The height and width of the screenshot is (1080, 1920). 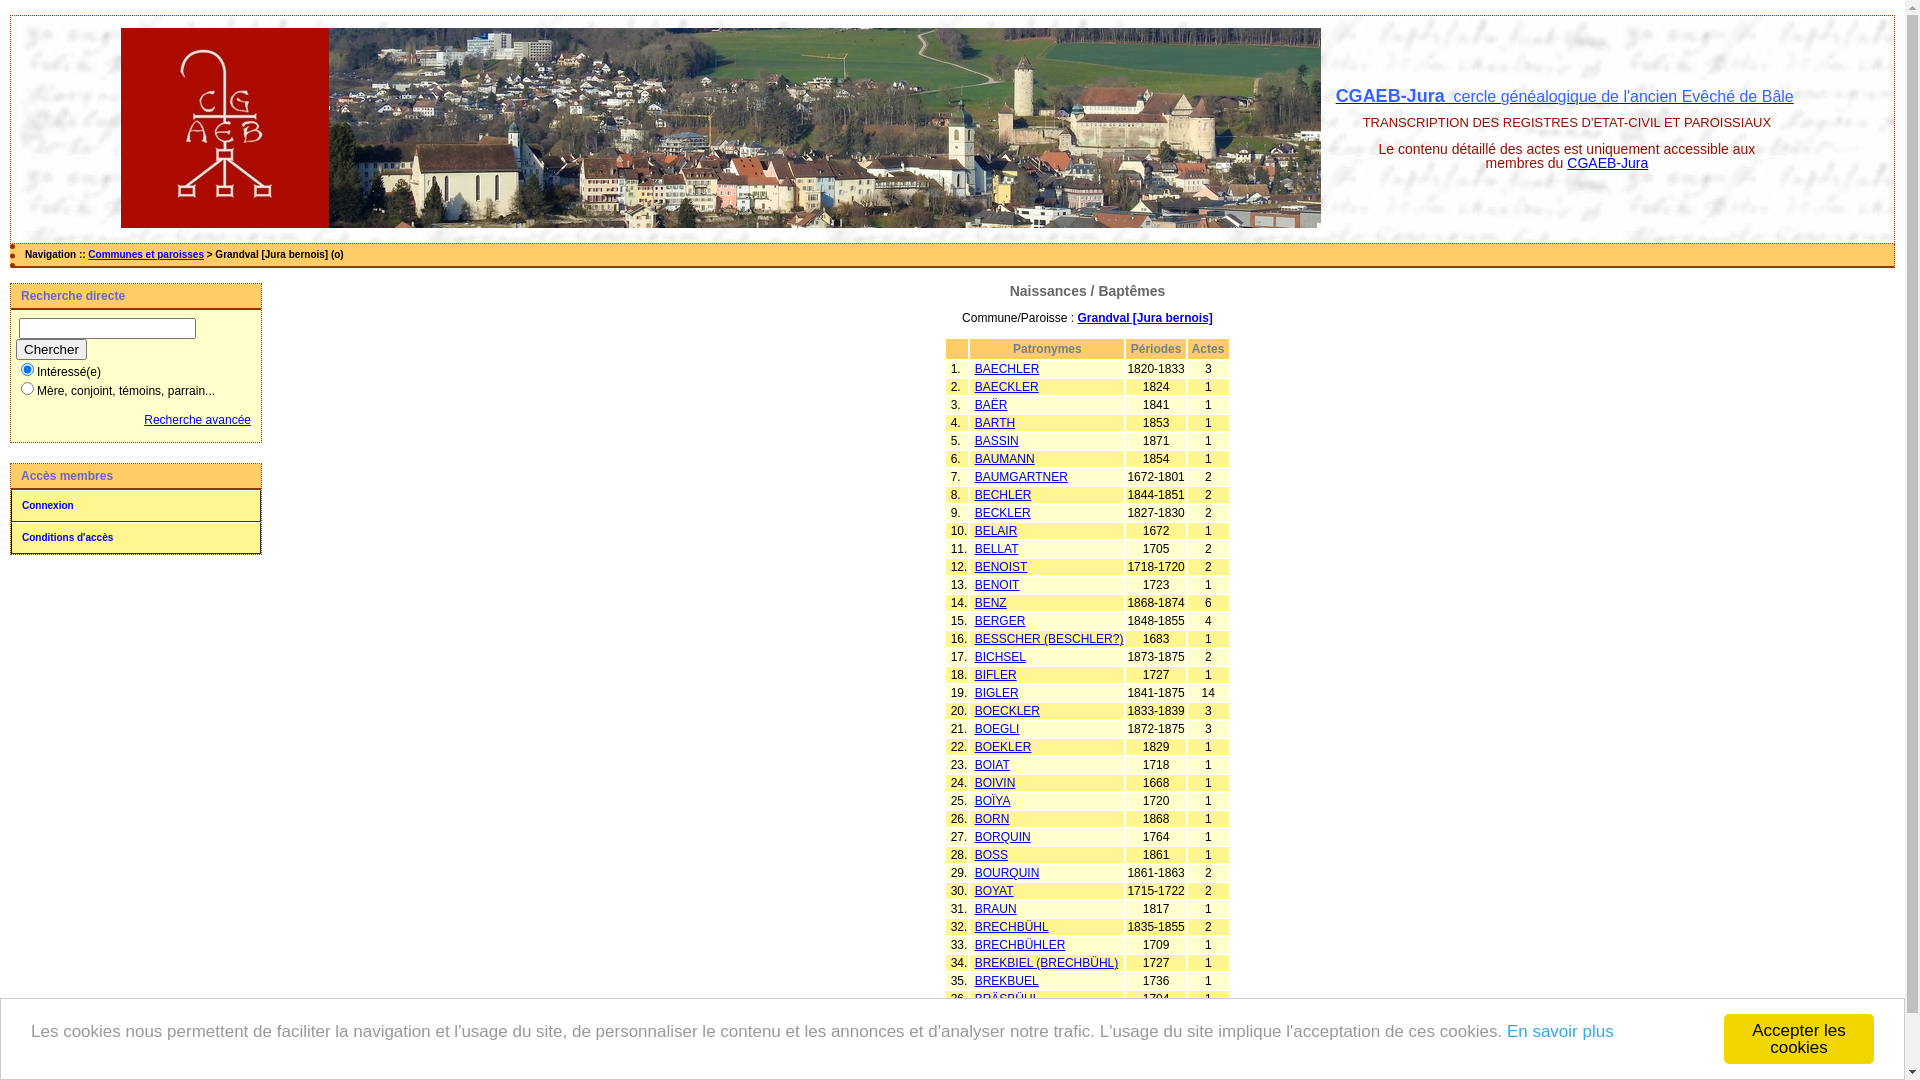 What do you see at coordinates (997, 729) in the screenshot?
I see `'BOEGLI'` at bounding box center [997, 729].